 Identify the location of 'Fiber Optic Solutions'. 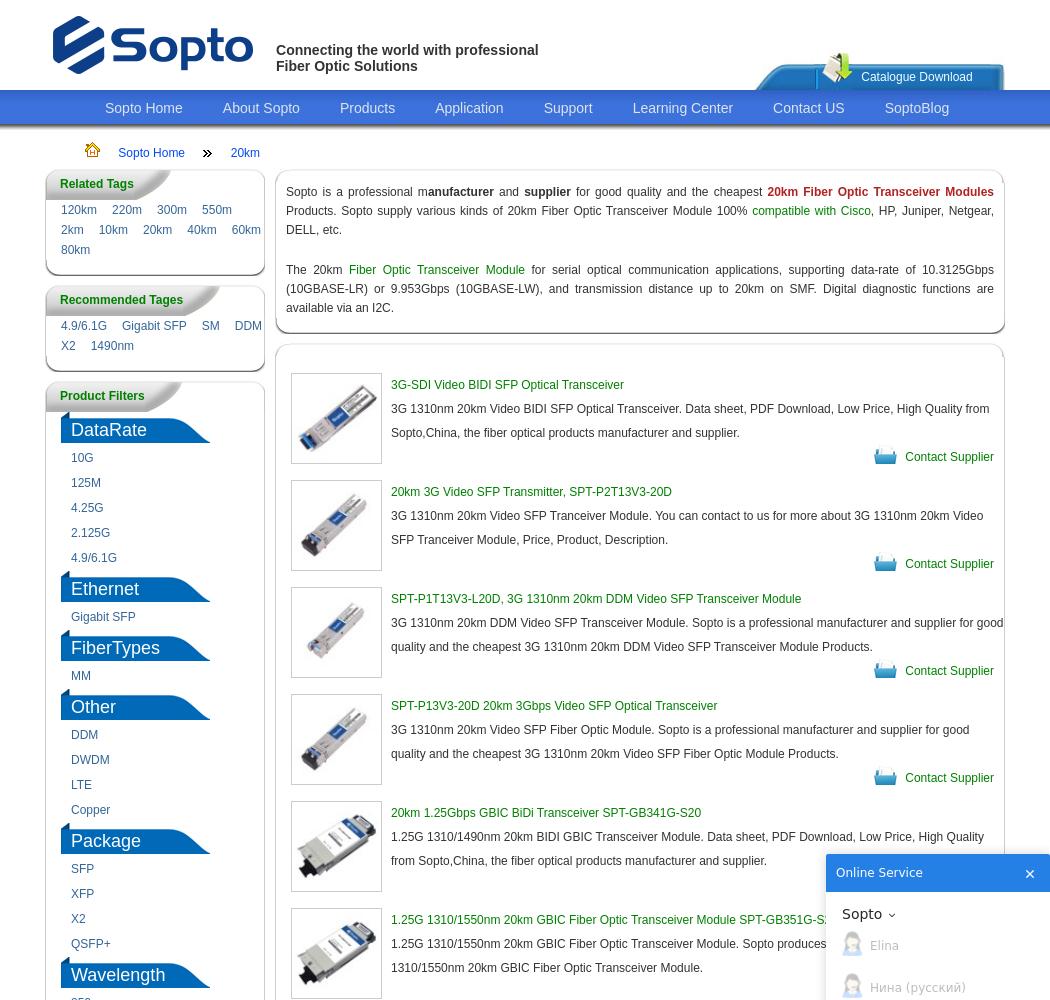
(345, 65).